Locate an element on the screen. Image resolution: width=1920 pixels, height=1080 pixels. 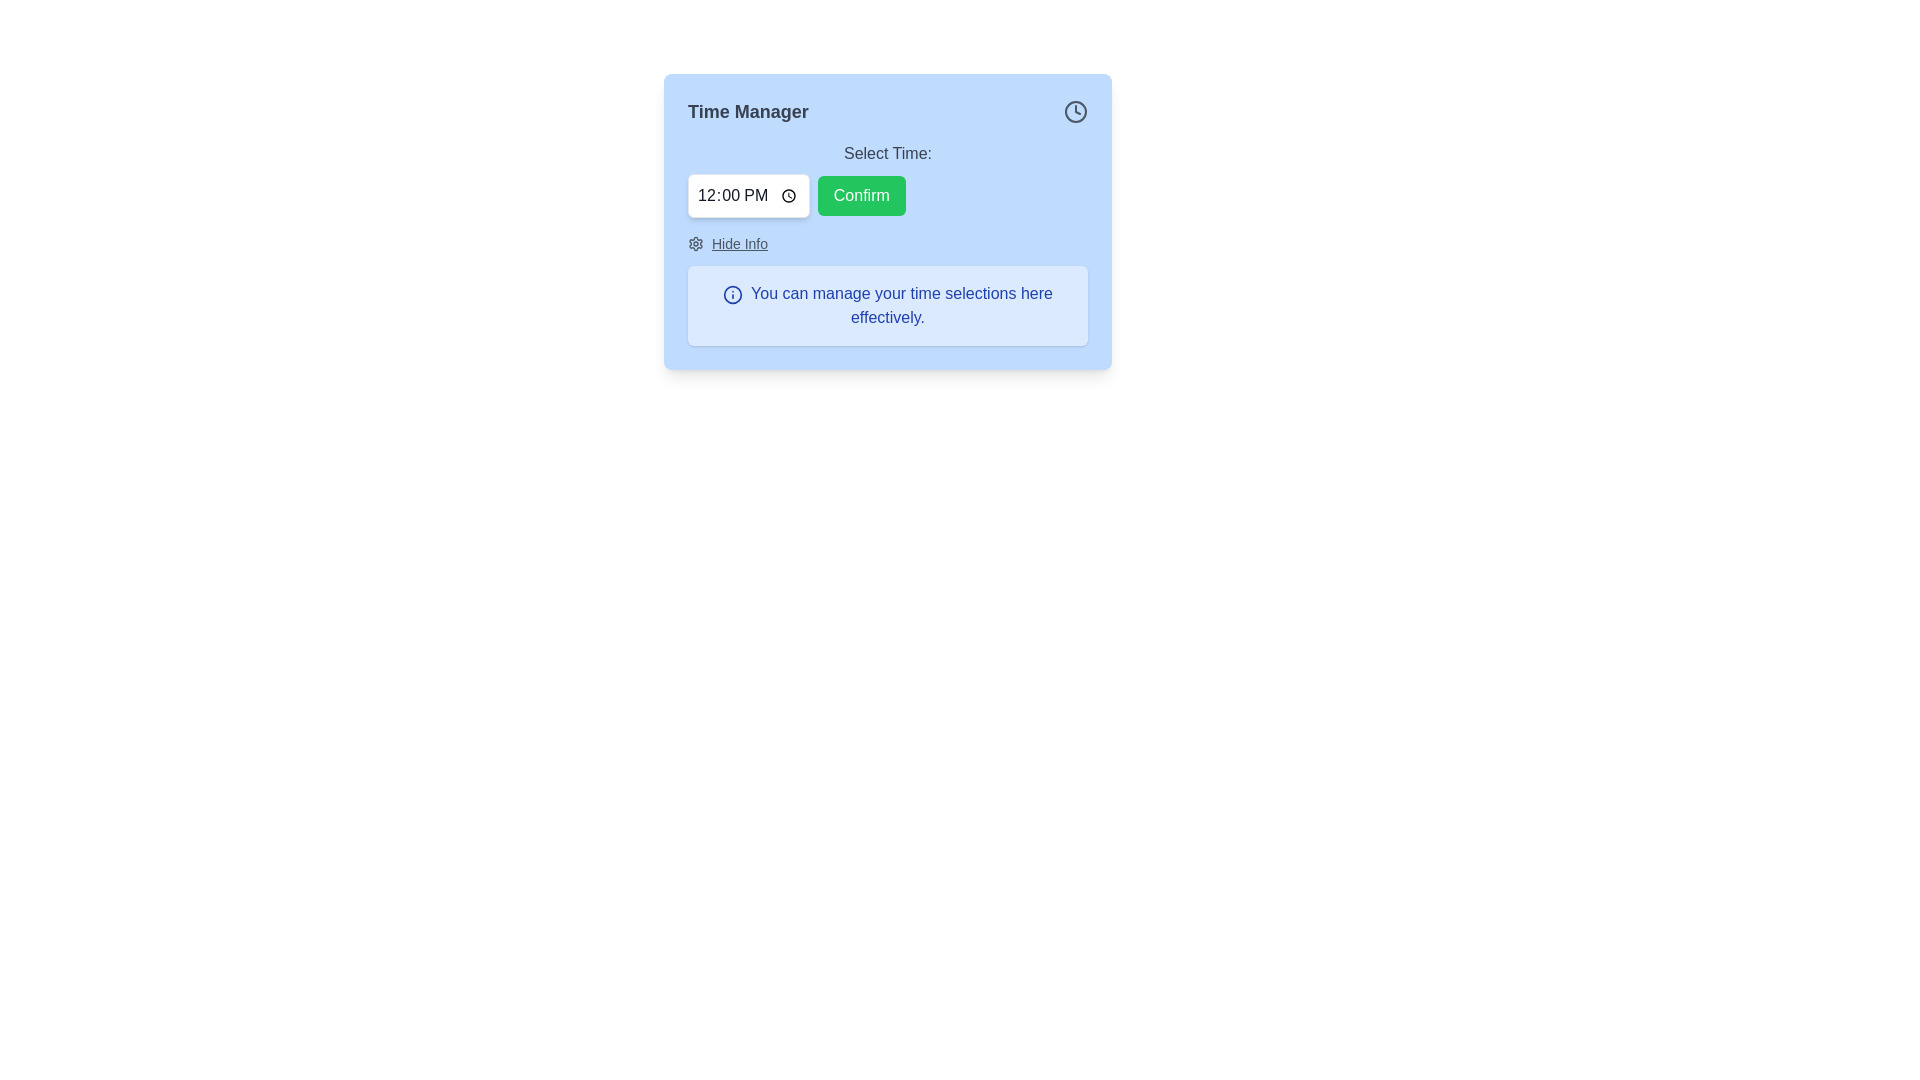
the green 'Confirm' button with rounded corners is located at coordinates (861, 196).